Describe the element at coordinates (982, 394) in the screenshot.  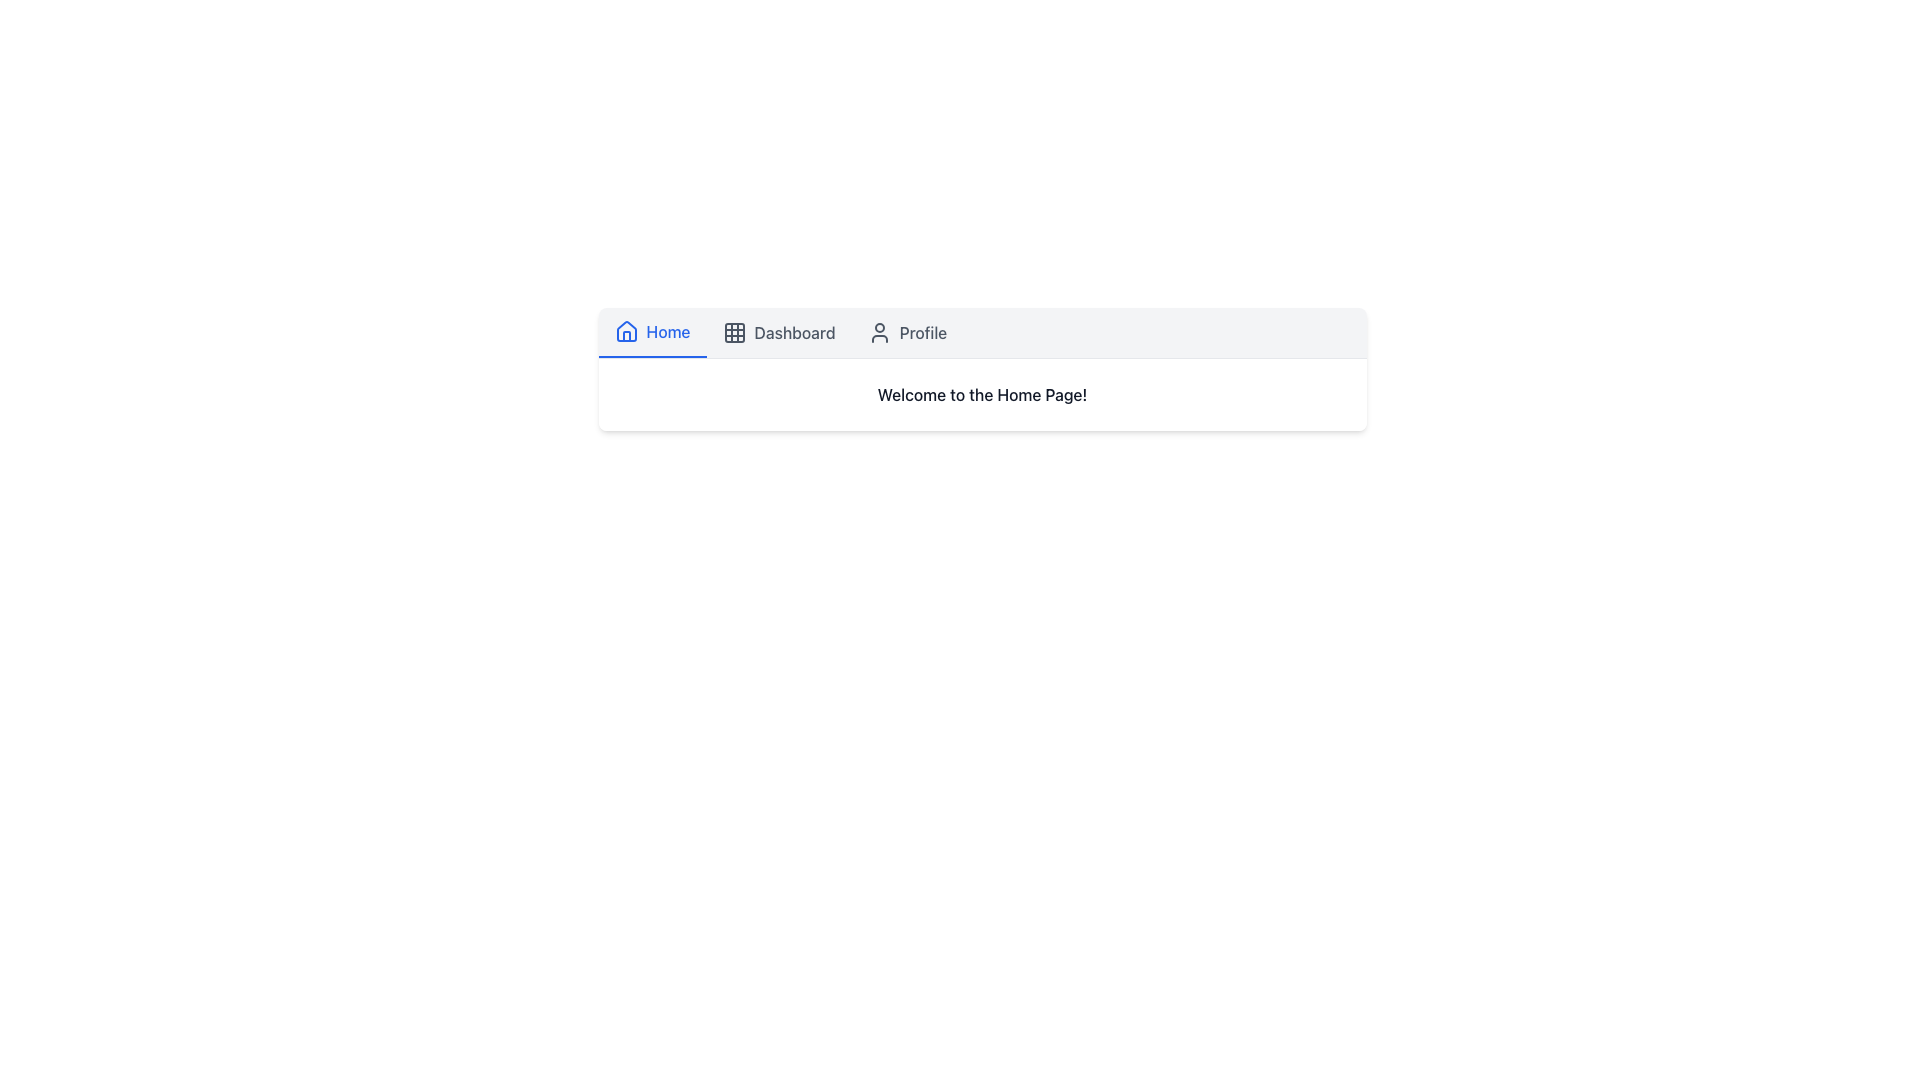
I see `the text element displaying 'Welcome to the Home Page!', which is centrally aligned below the navigation section` at that location.